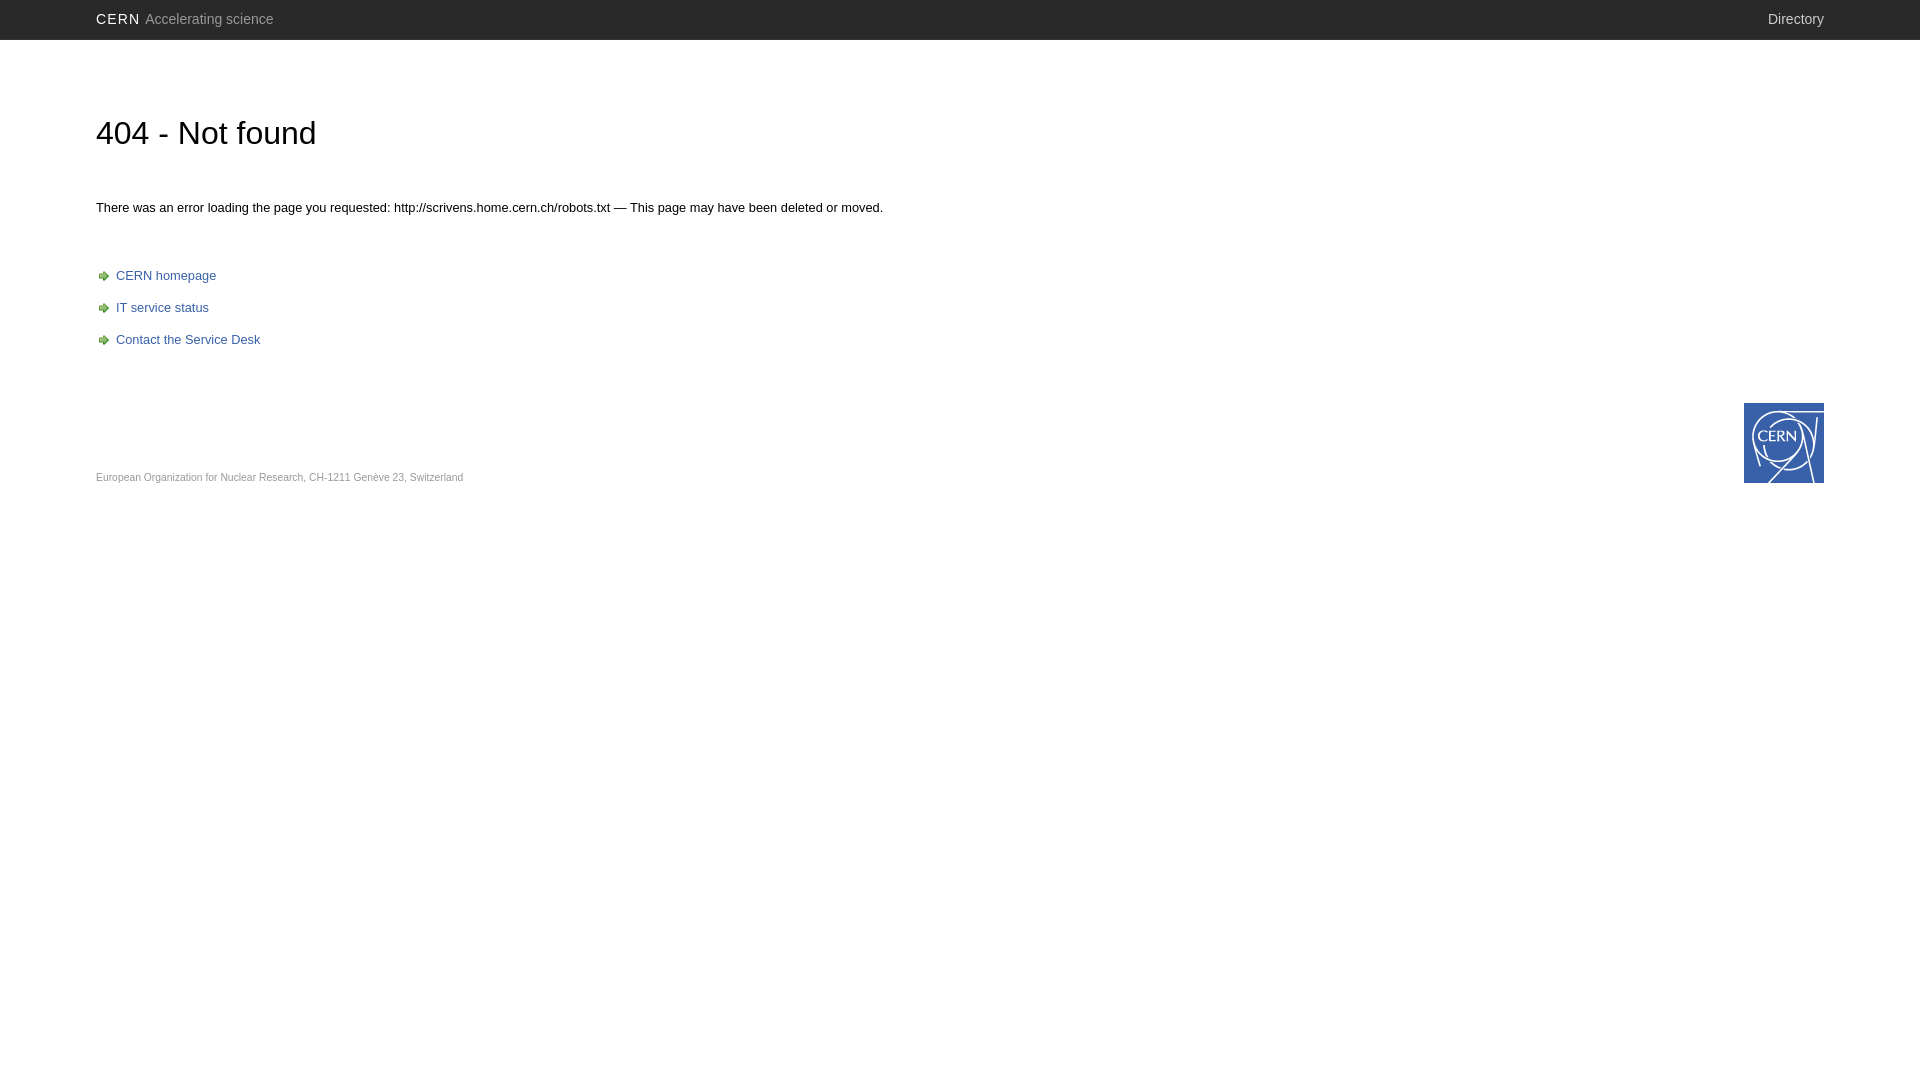 The width and height of the screenshot is (1920, 1080). What do you see at coordinates (95, 275) in the screenshot?
I see `'CERN homepage'` at bounding box center [95, 275].